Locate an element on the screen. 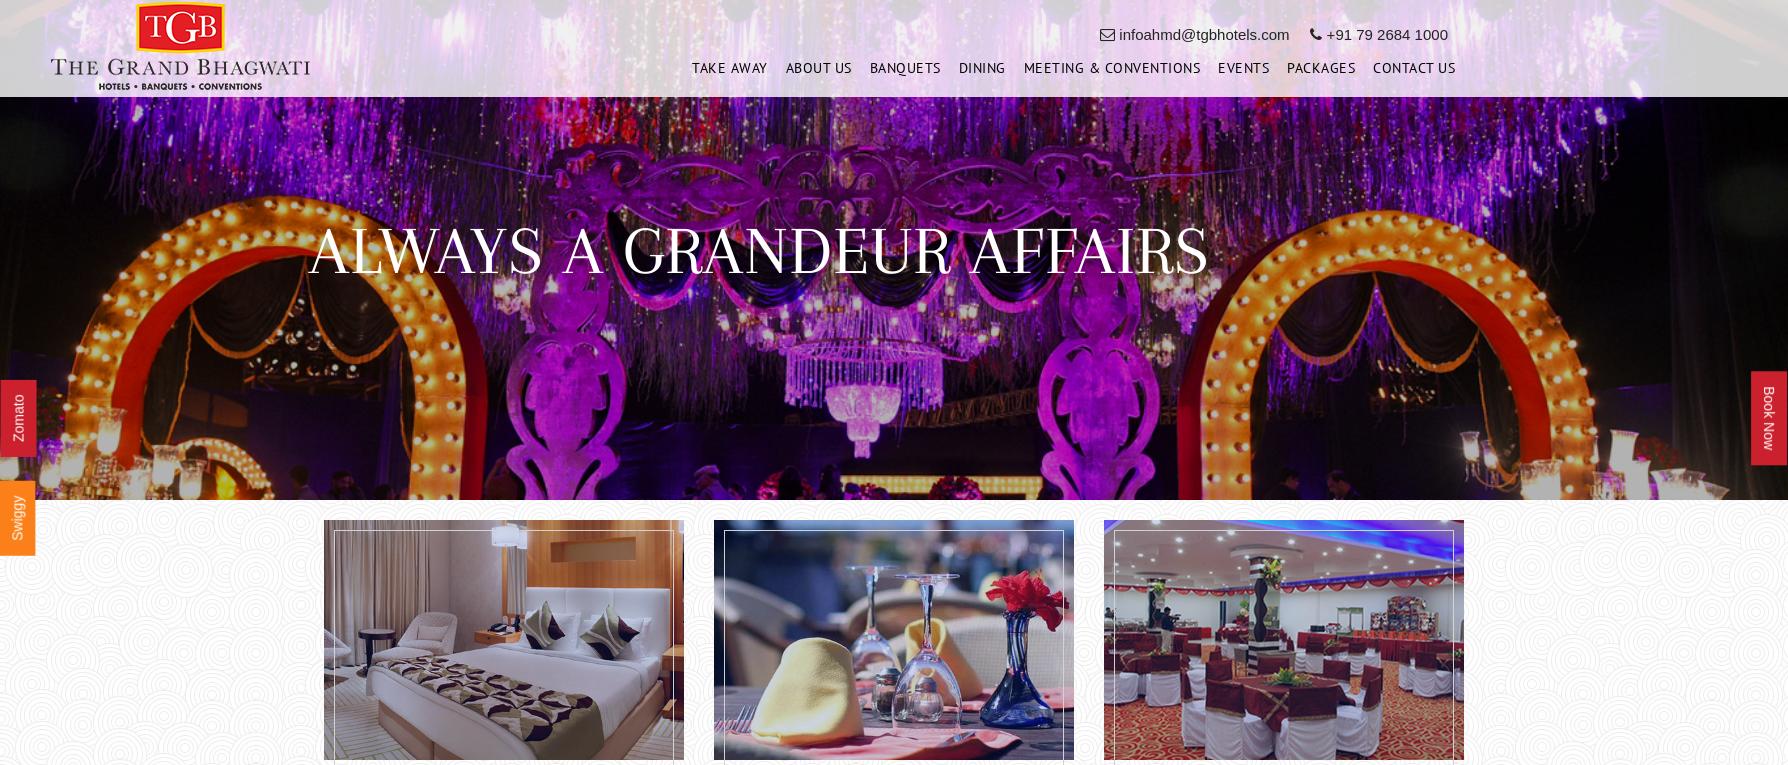 The height and width of the screenshot is (765, 1788). 'Meeting & conventions' is located at coordinates (1111, 72).